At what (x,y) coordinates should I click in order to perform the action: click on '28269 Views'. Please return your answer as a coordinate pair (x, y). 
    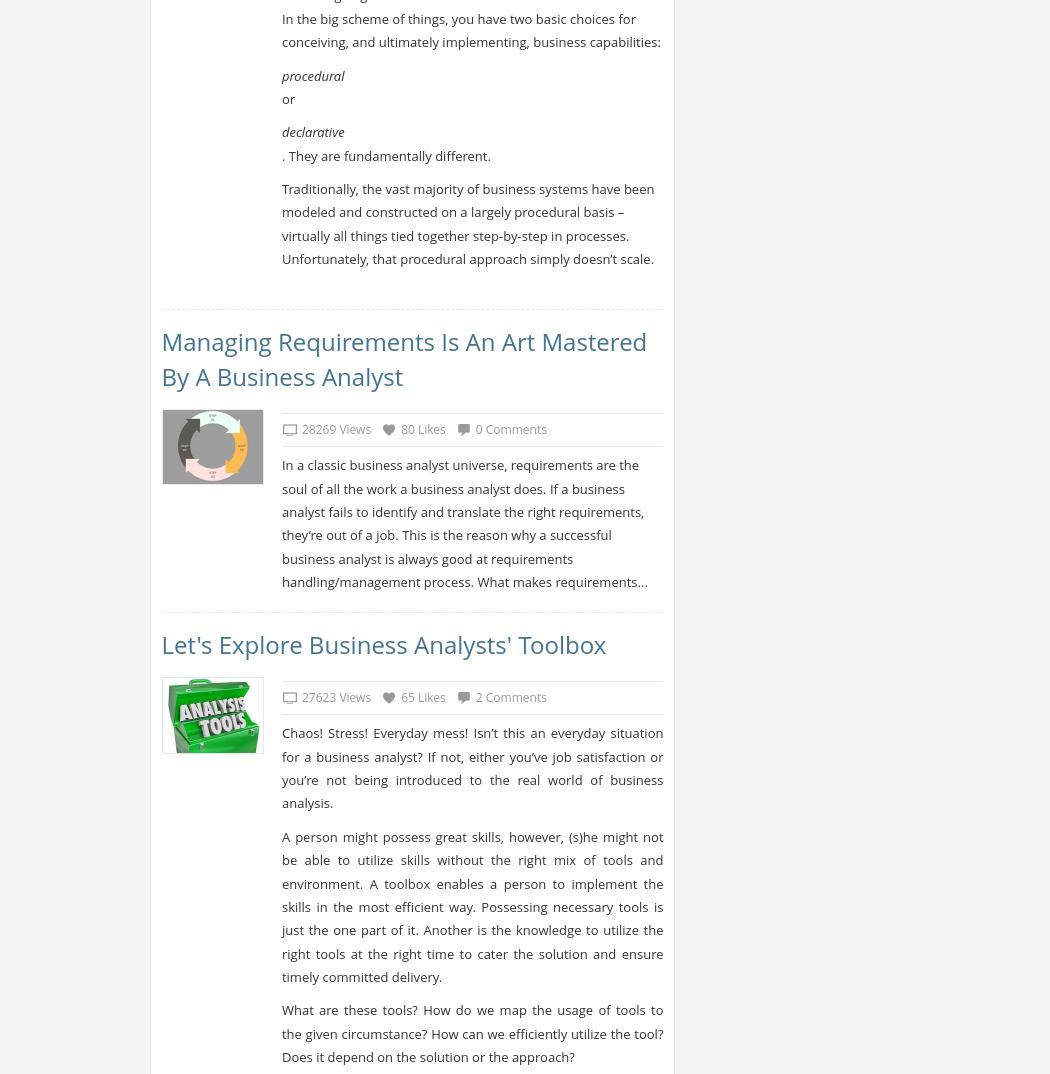
    Looking at the image, I should click on (336, 428).